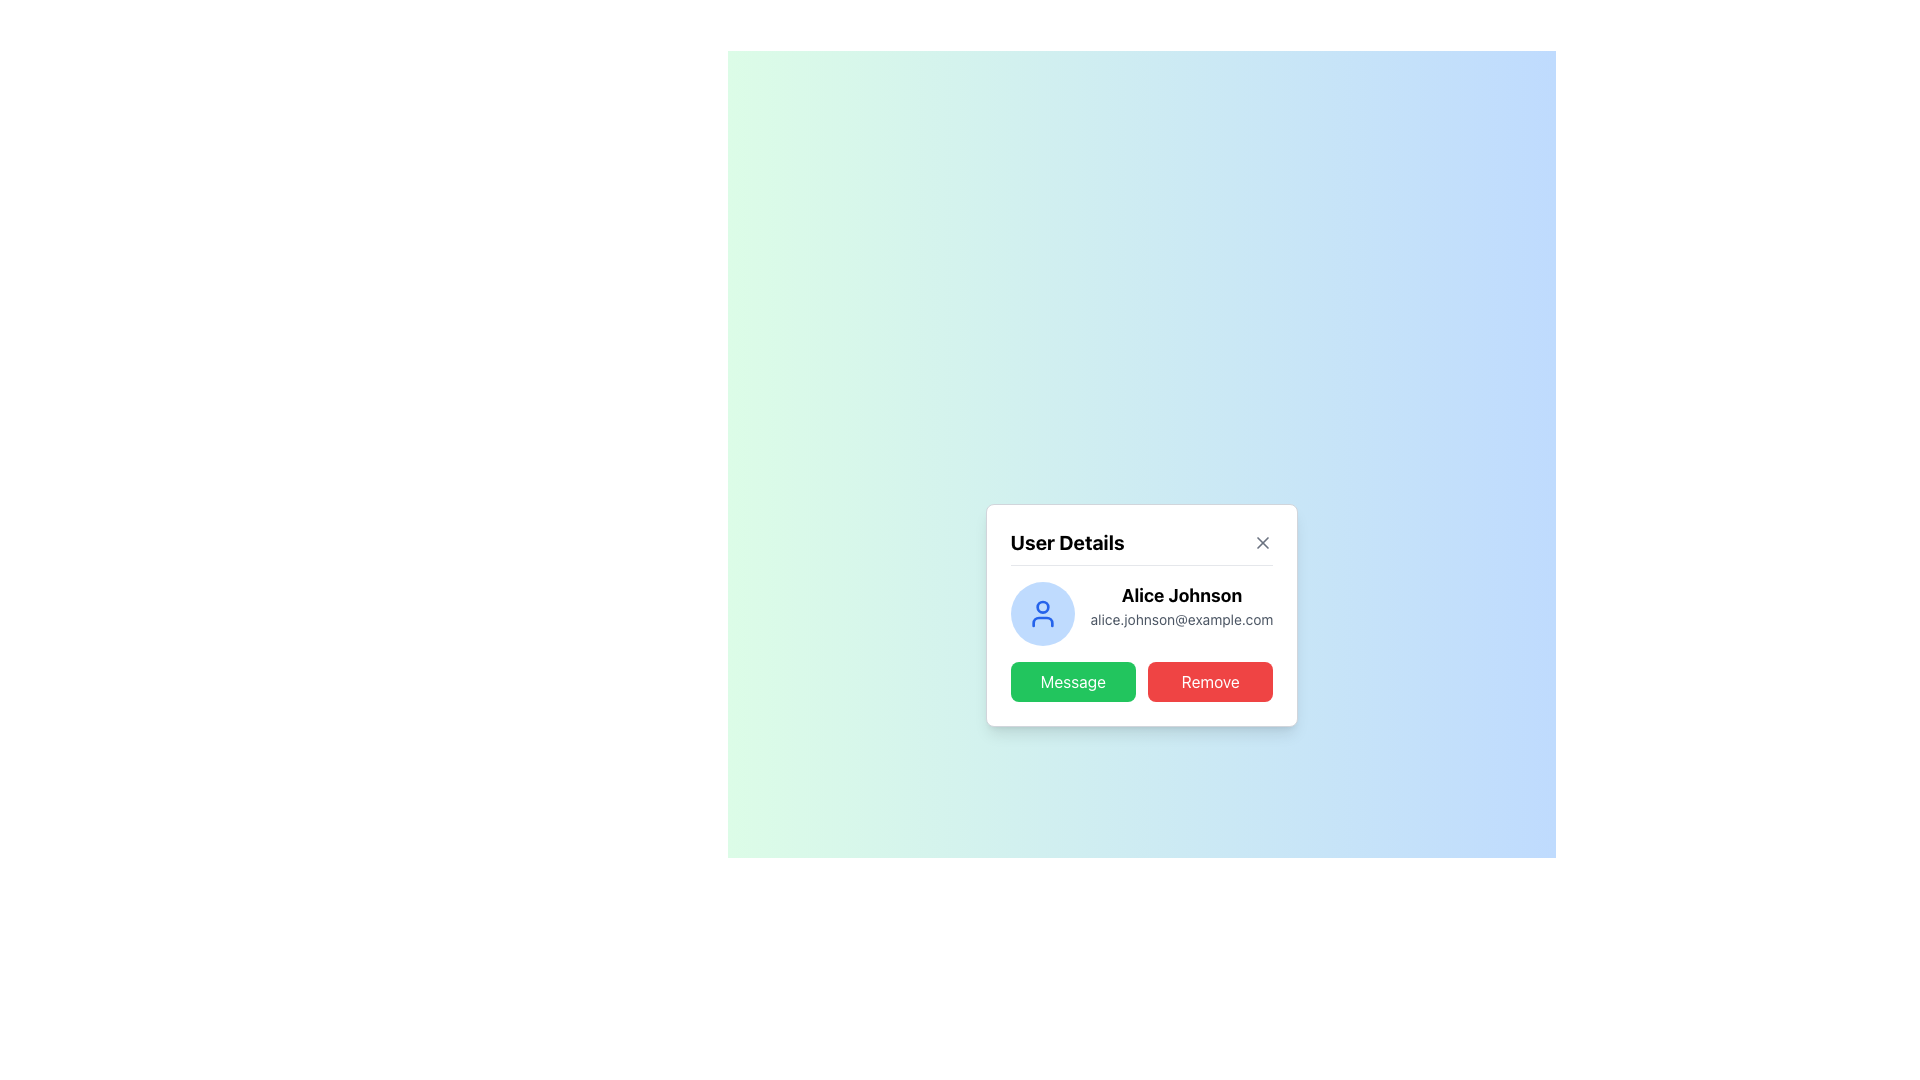 The width and height of the screenshot is (1920, 1080). What do you see at coordinates (1181, 594) in the screenshot?
I see `the bold text label displaying 'Alice Johnson', which is the primary text in the user information group above the email address` at bounding box center [1181, 594].